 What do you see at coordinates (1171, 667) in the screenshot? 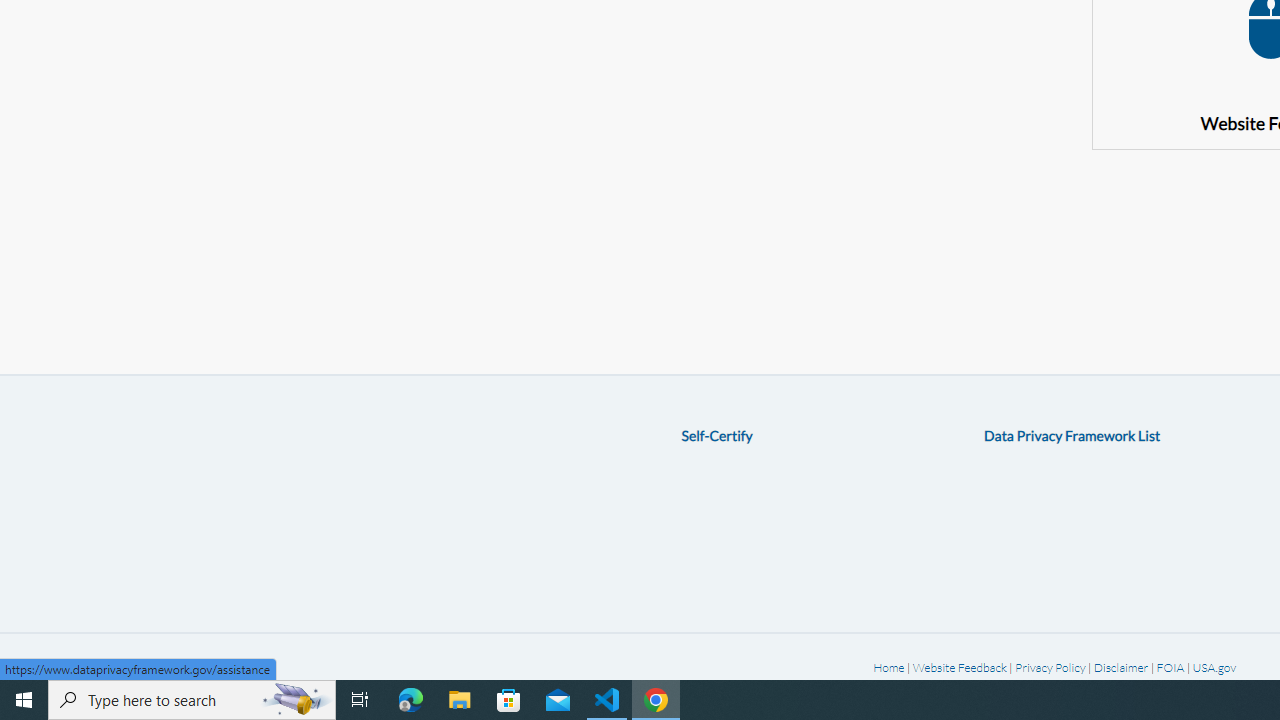
I see `'FOIA '` at bounding box center [1171, 667].